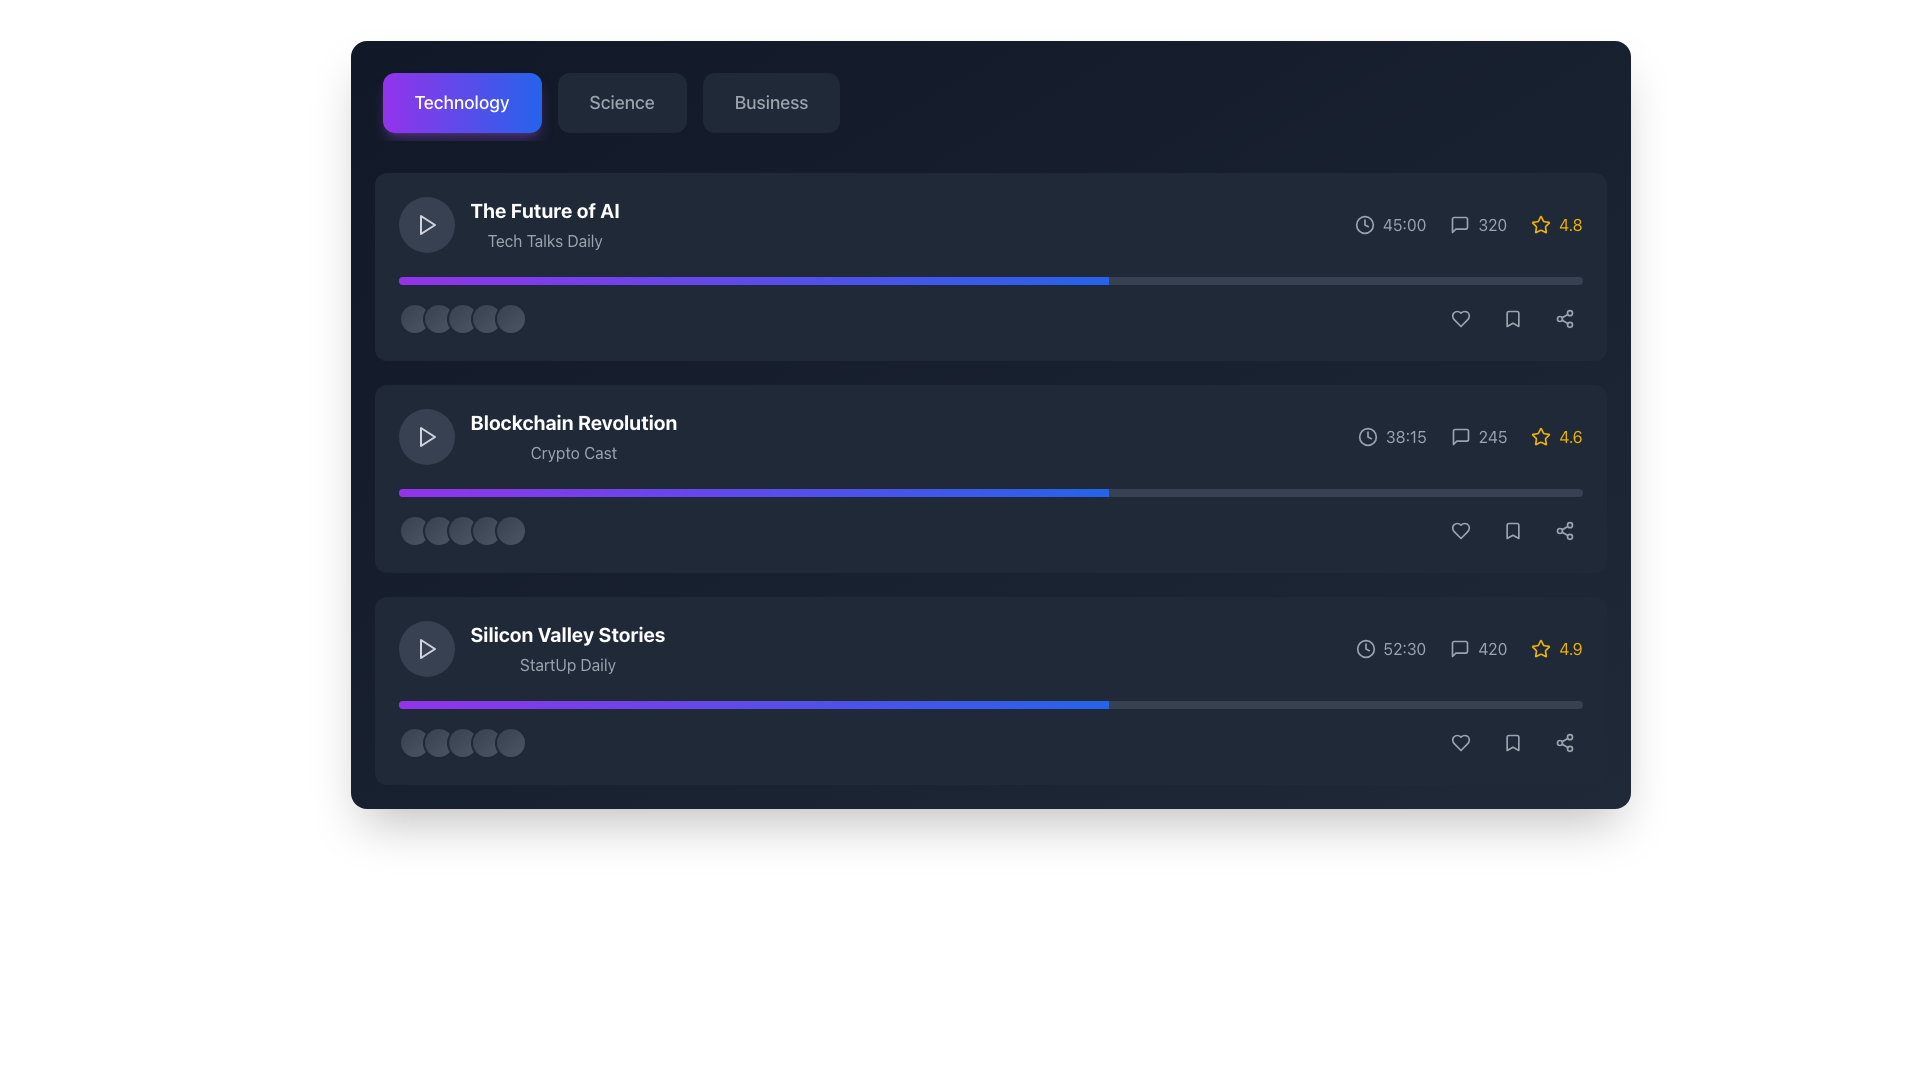  I want to click on the heart-shaped icon button, which is the first icon from the left in the group of interactive icons at the bottom right corner of the 'Silicon Valley Stories' list item, so click(1460, 743).